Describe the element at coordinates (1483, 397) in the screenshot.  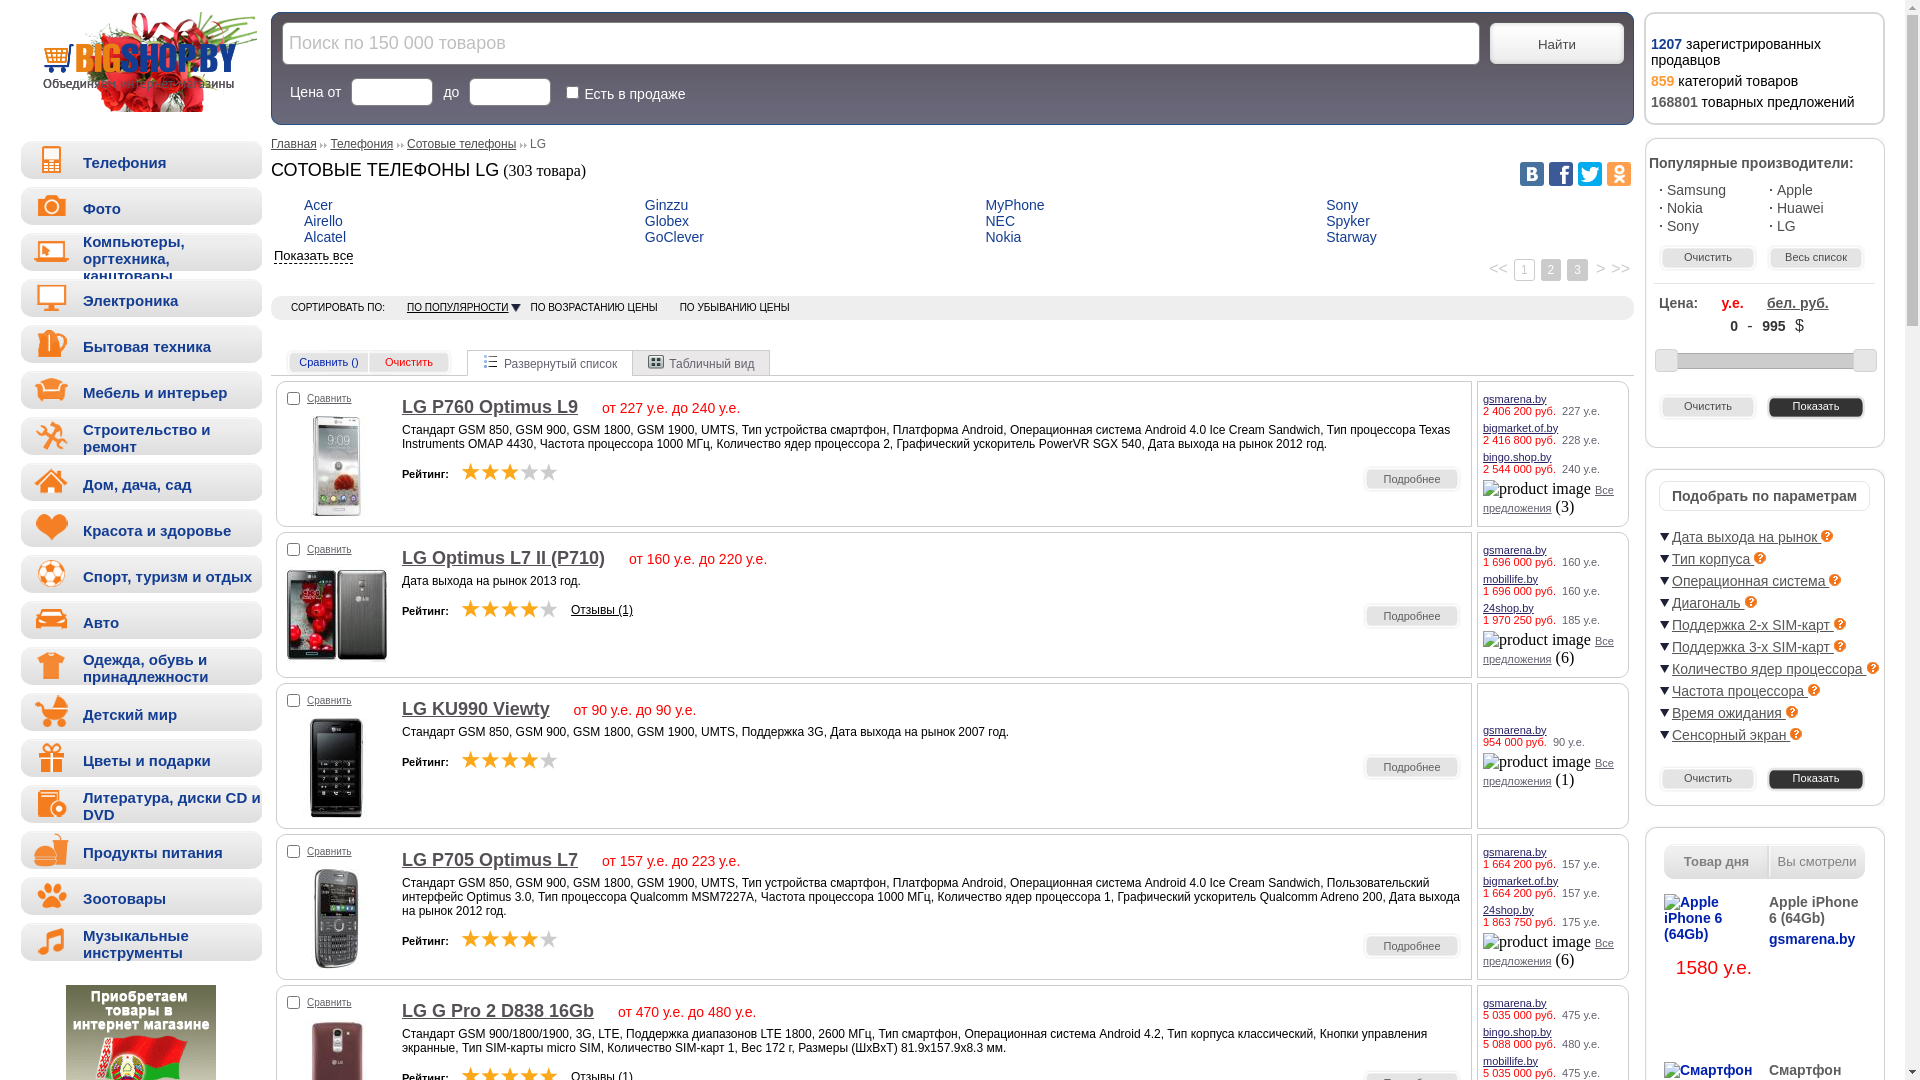
I see `'gsmarena.by'` at that location.